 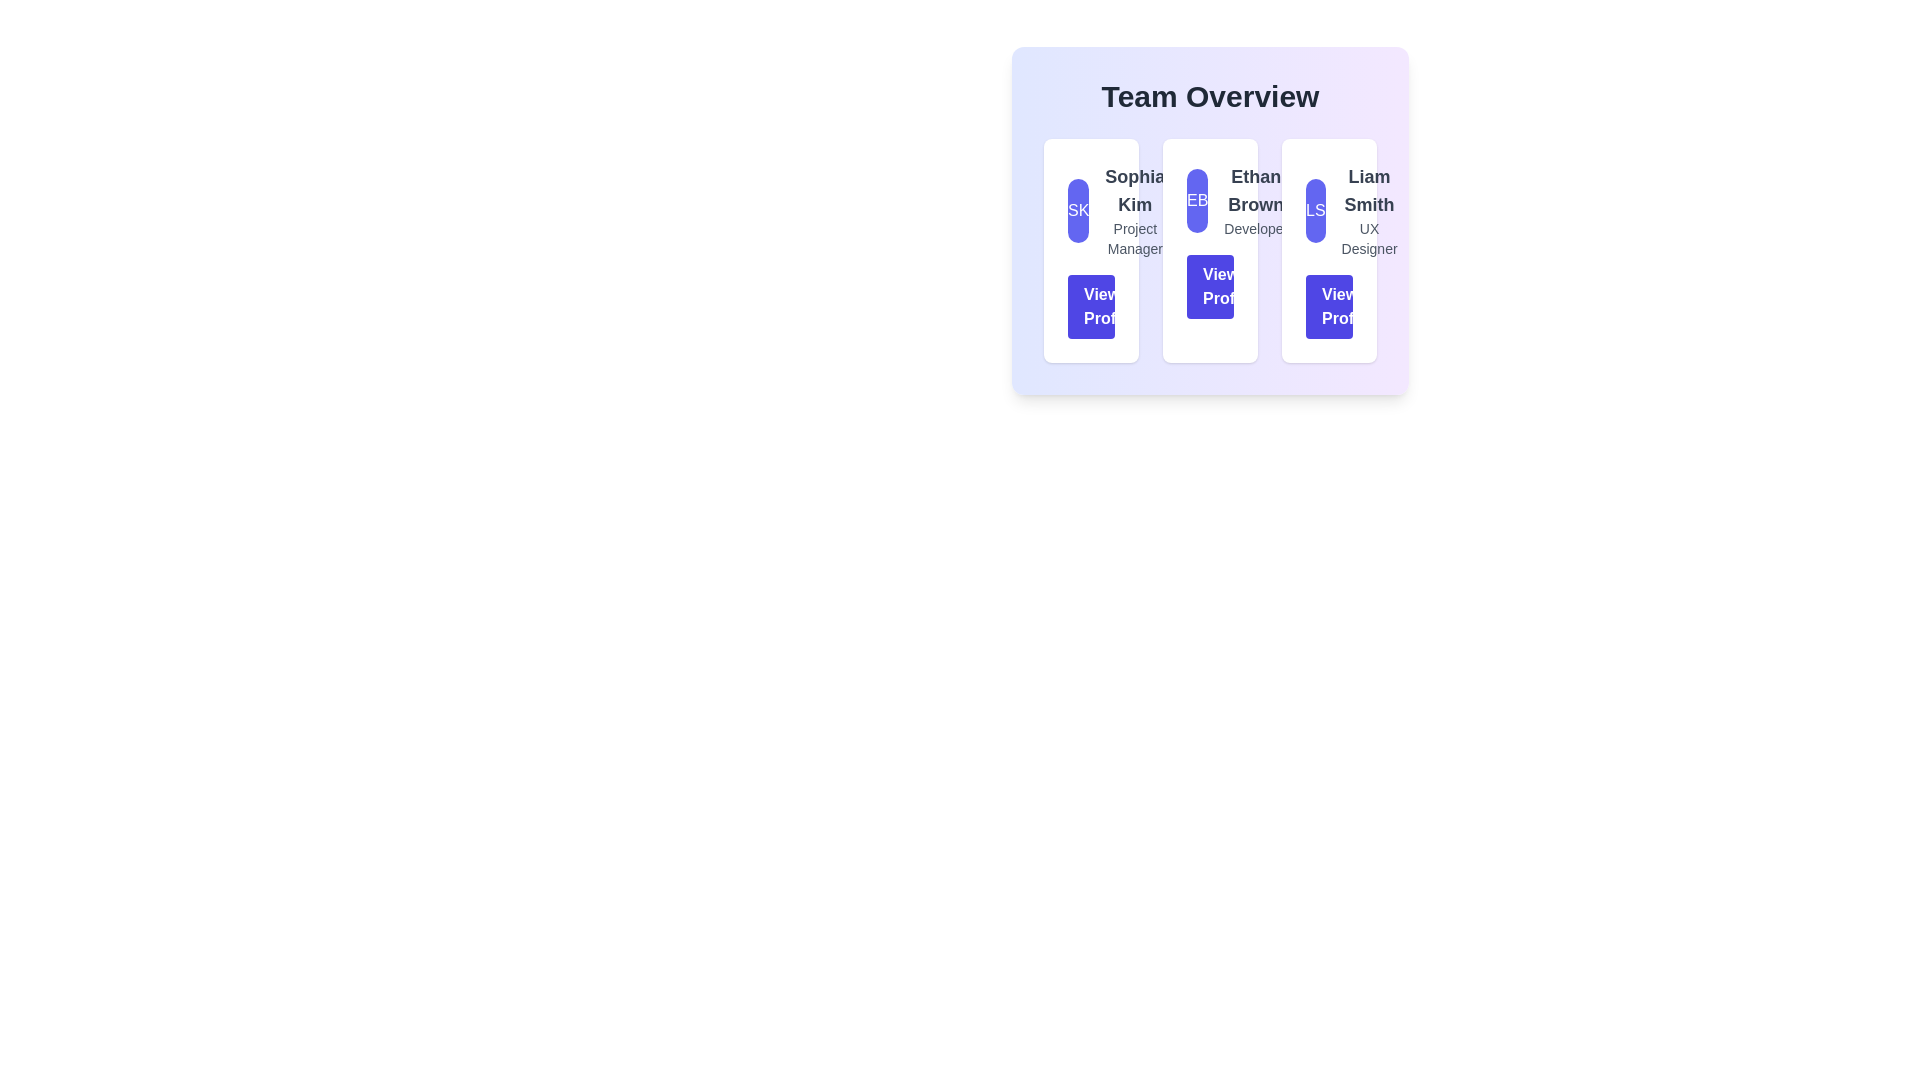 What do you see at coordinates (1135, 211) in the screenshot?
I see `text from the Text Display element which shows 'Sophia Kim' and 'Project Manager', centrally aligned in a light-themed card` at bounding box center [1135, 211].